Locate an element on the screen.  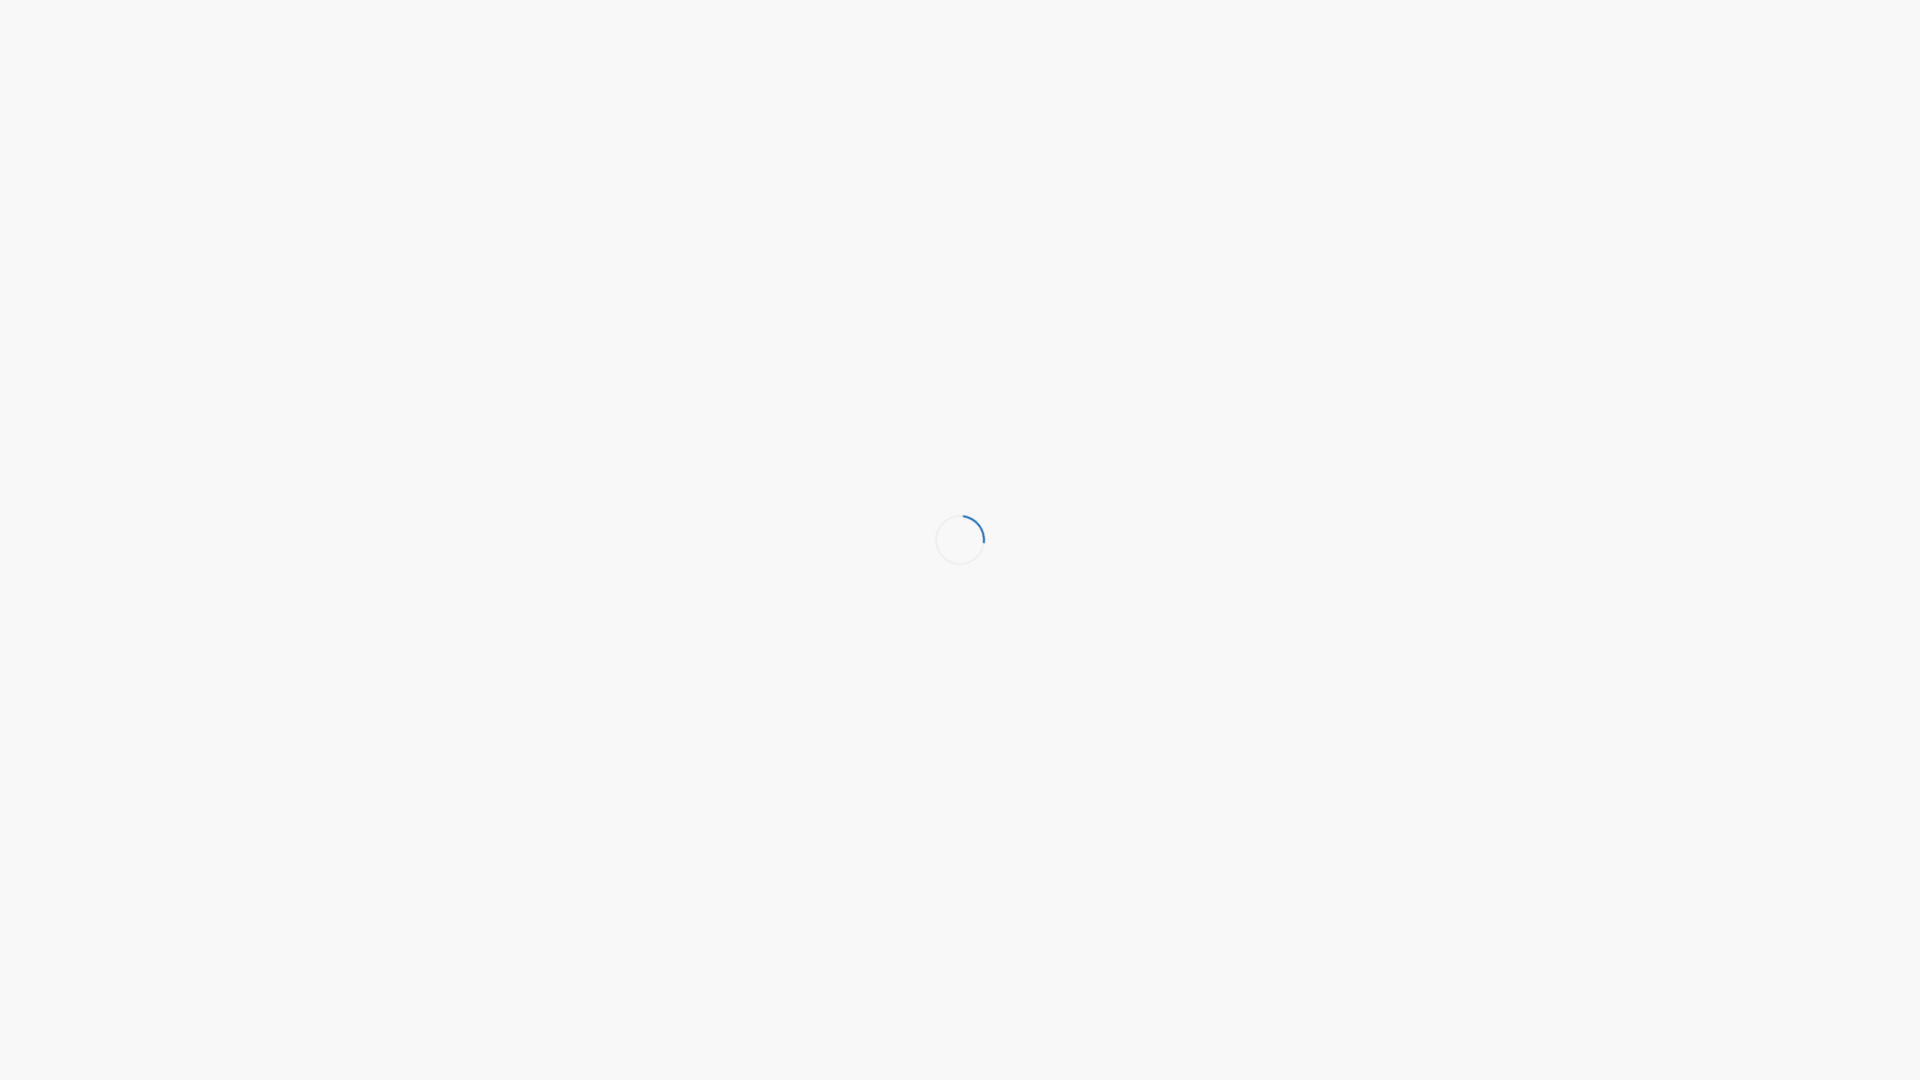
'Naar de inhoud springen' is located at coordinates (0, 0).